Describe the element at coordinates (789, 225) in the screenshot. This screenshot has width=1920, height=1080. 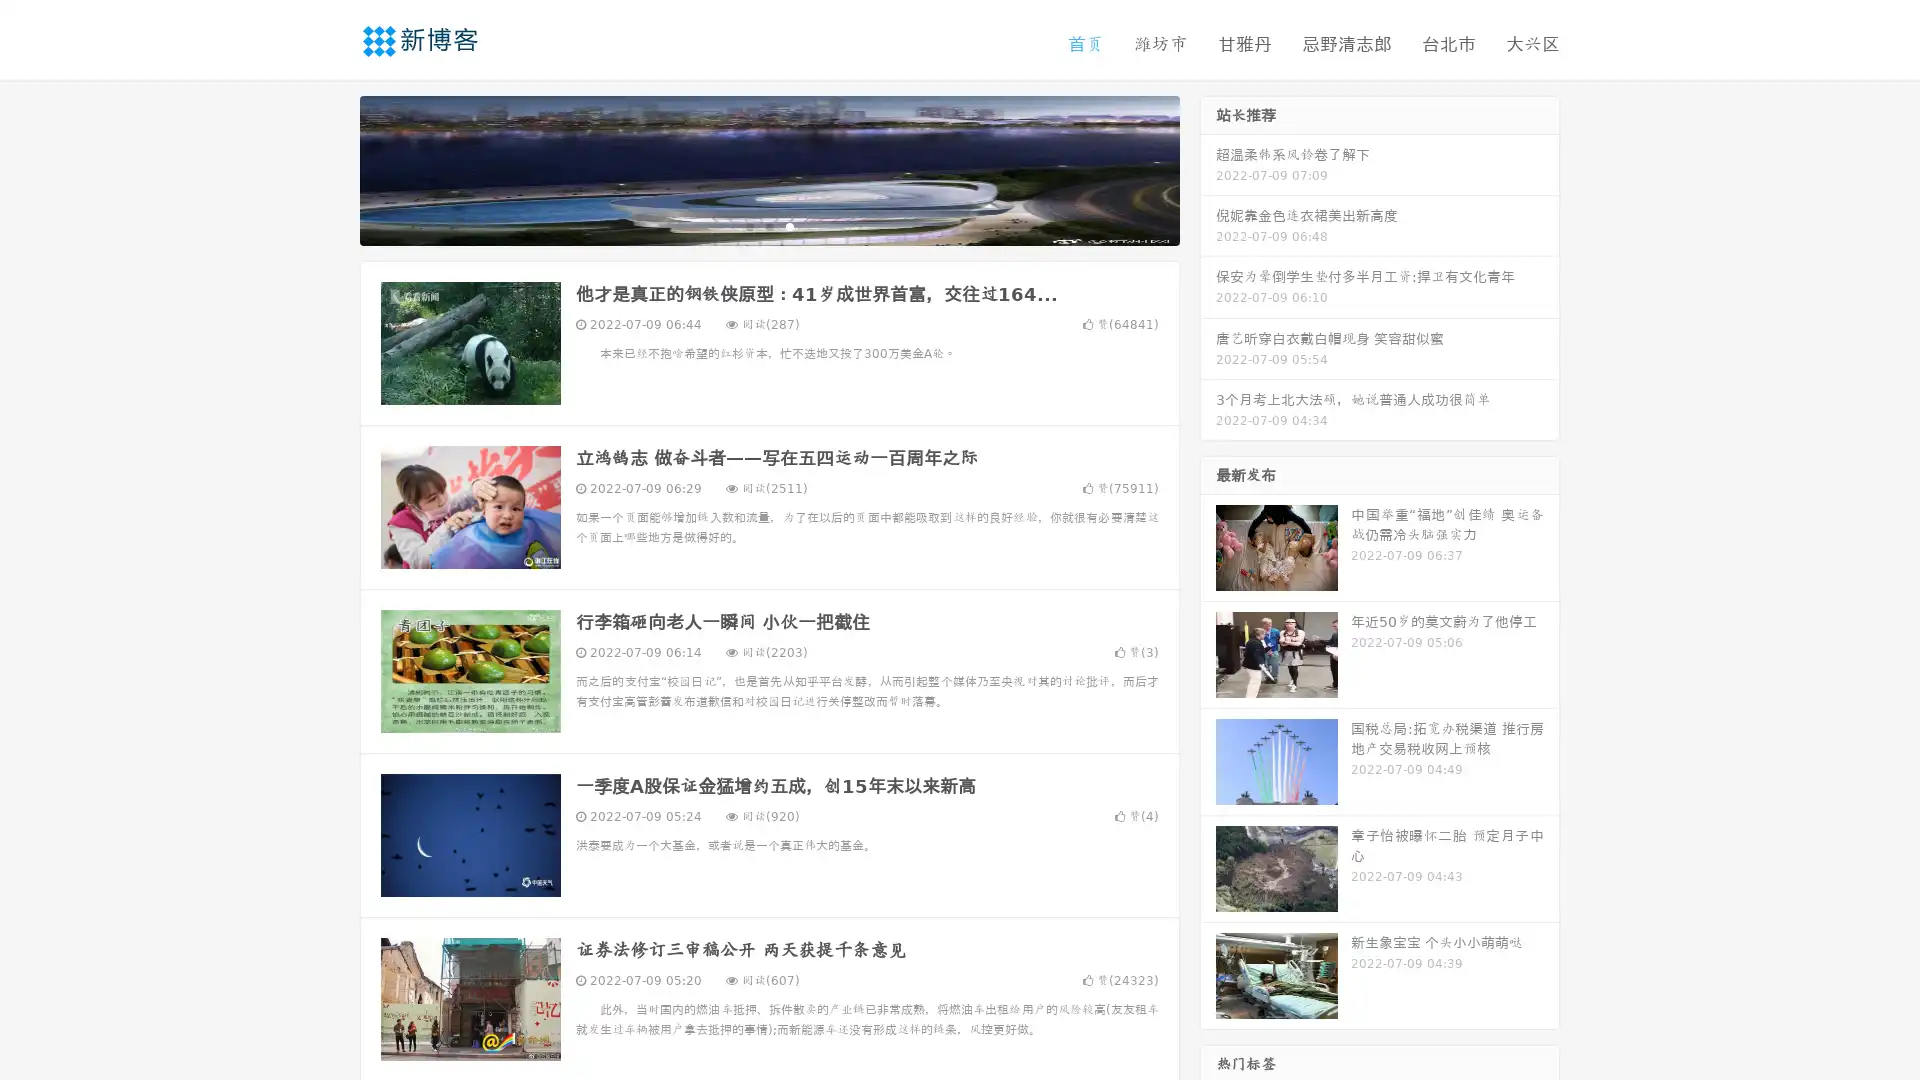
I see `Go to slide 3` at that location.